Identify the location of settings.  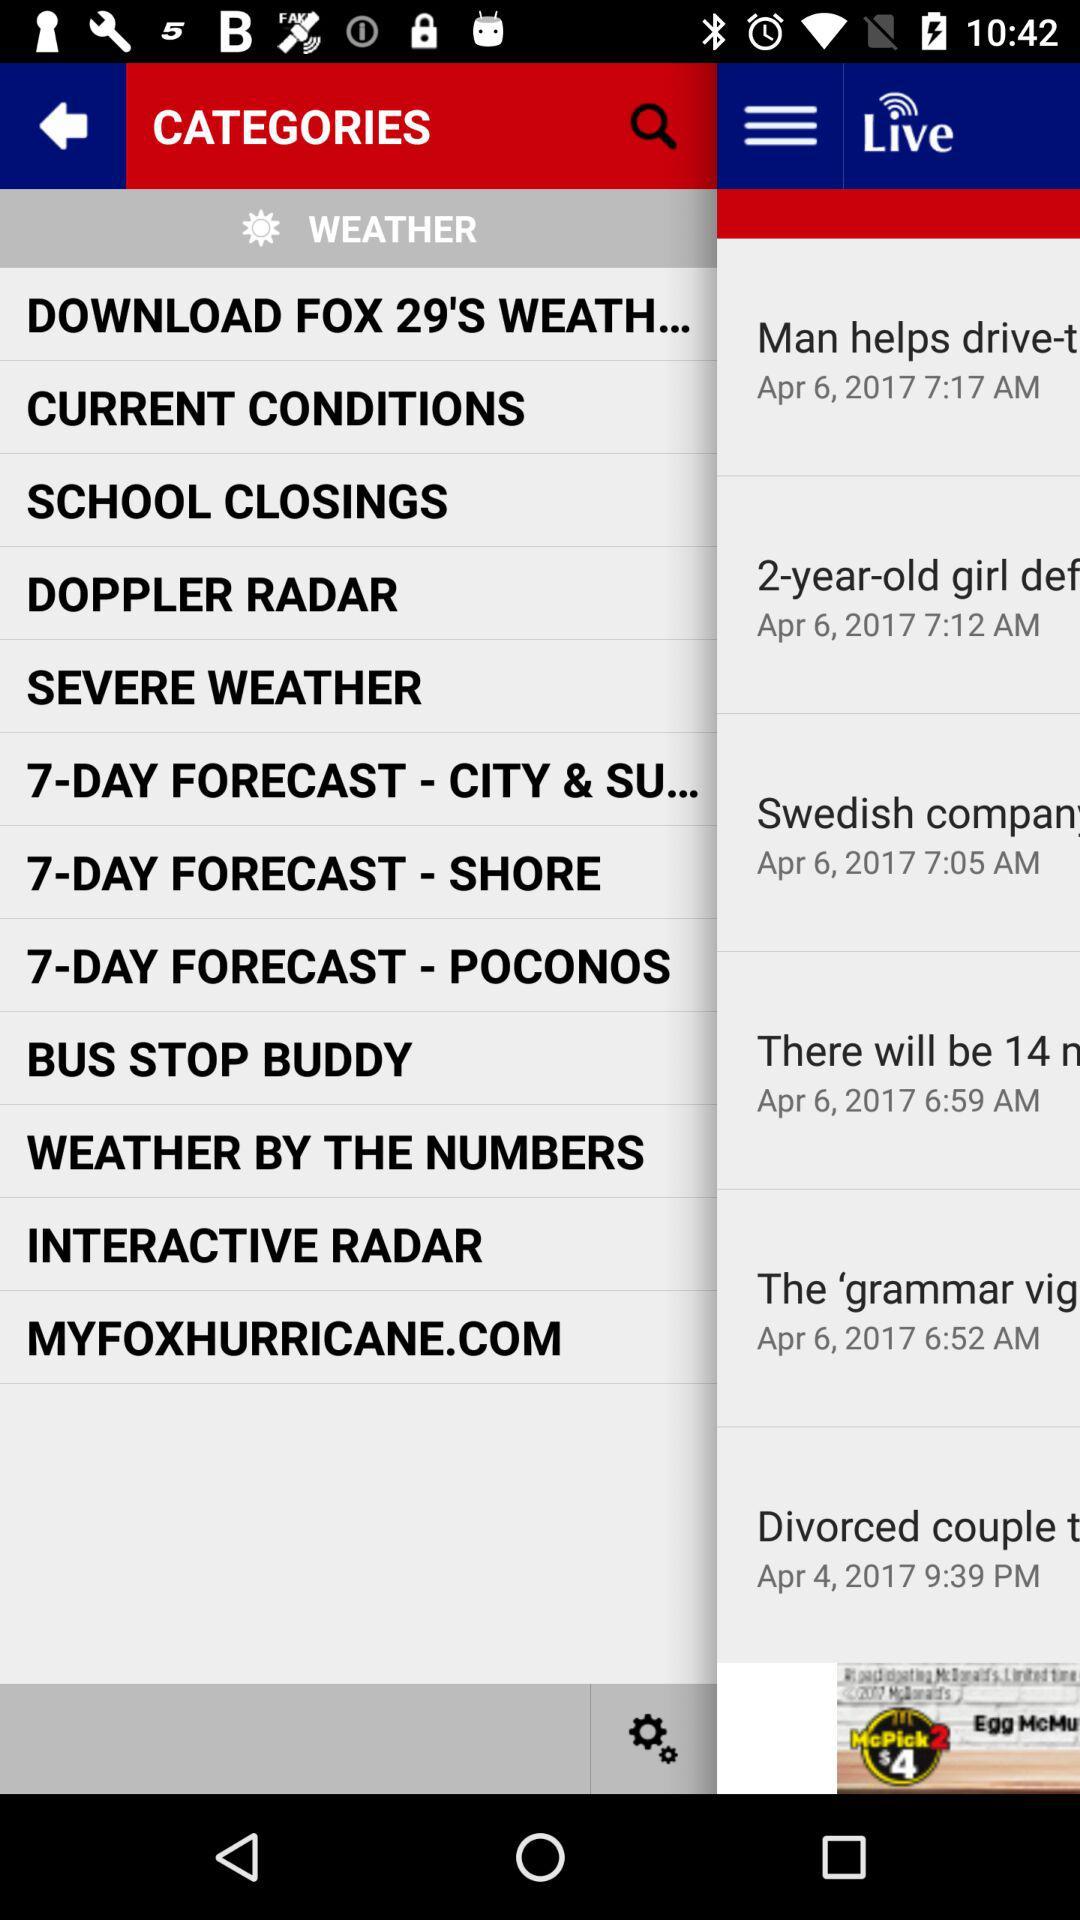
(654, 1737).